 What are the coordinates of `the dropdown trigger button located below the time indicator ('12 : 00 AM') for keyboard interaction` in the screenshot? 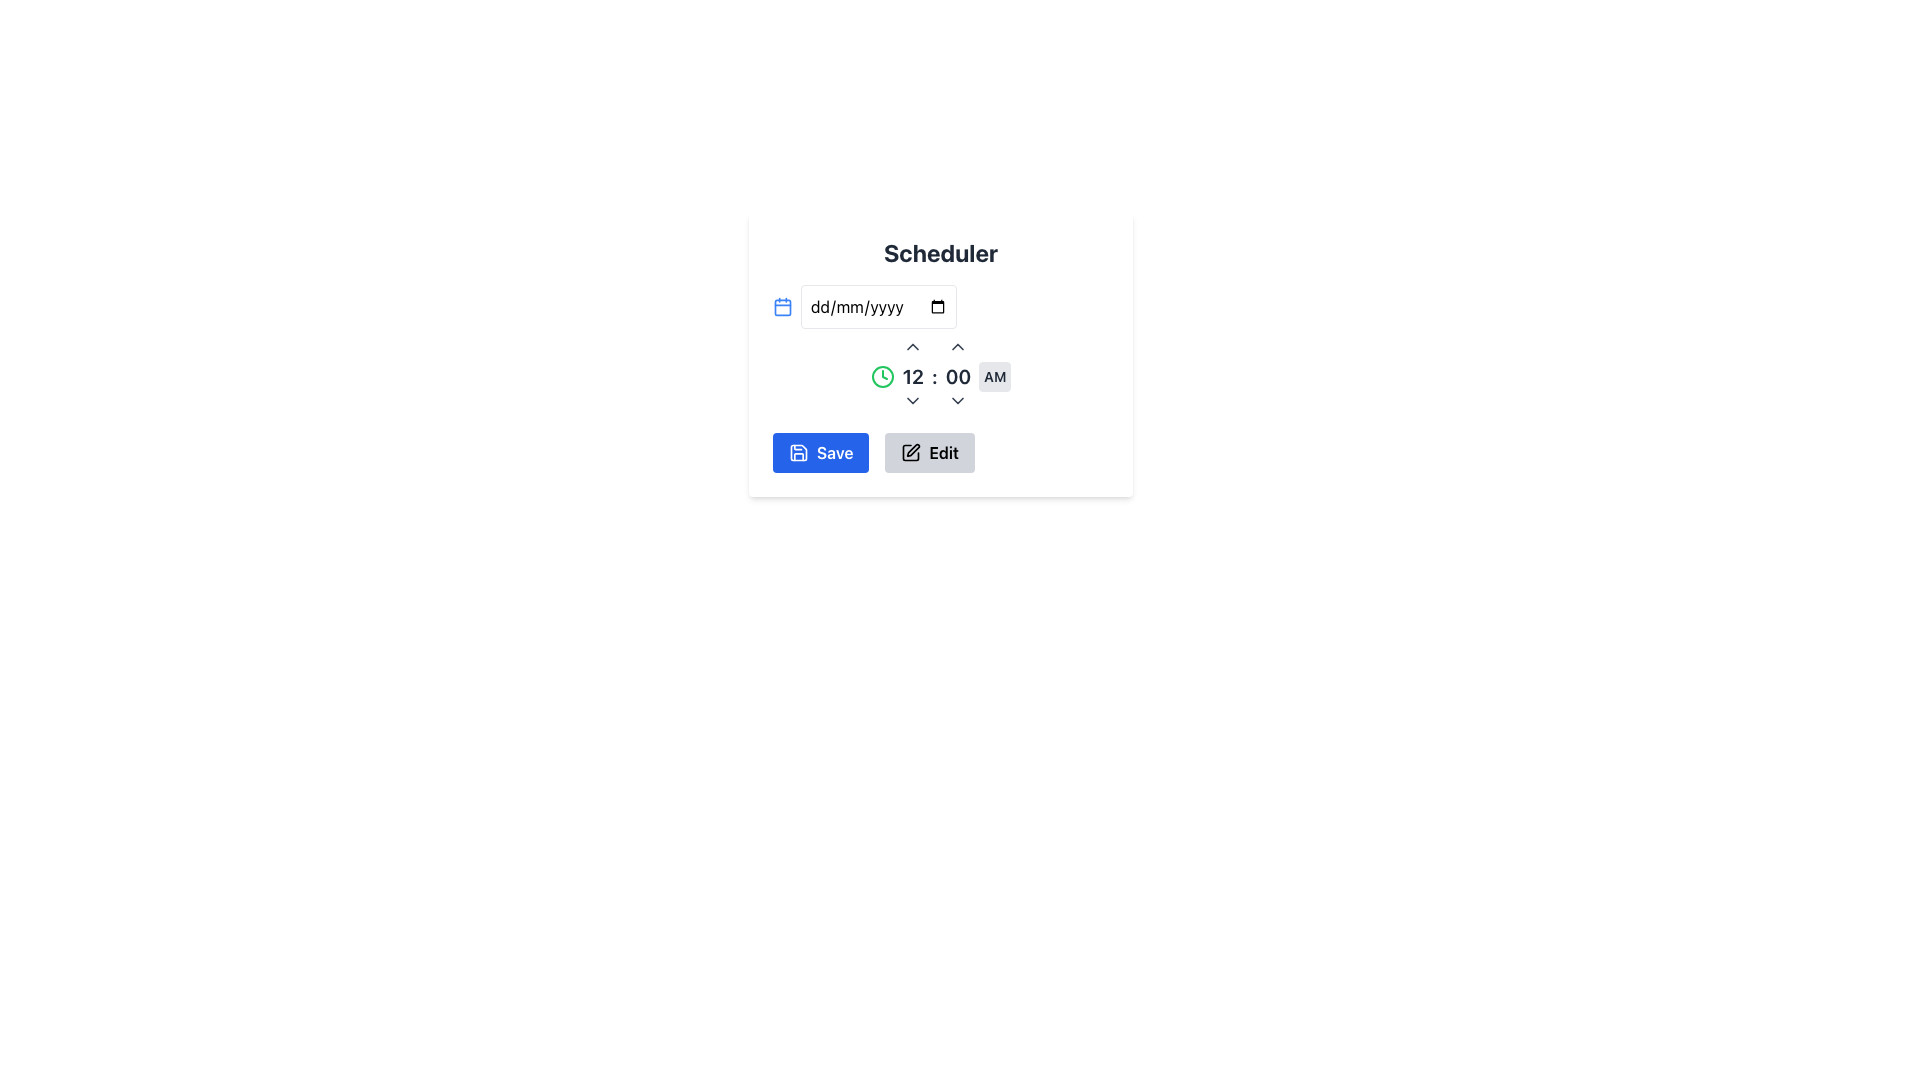 It's located at (912, 401).